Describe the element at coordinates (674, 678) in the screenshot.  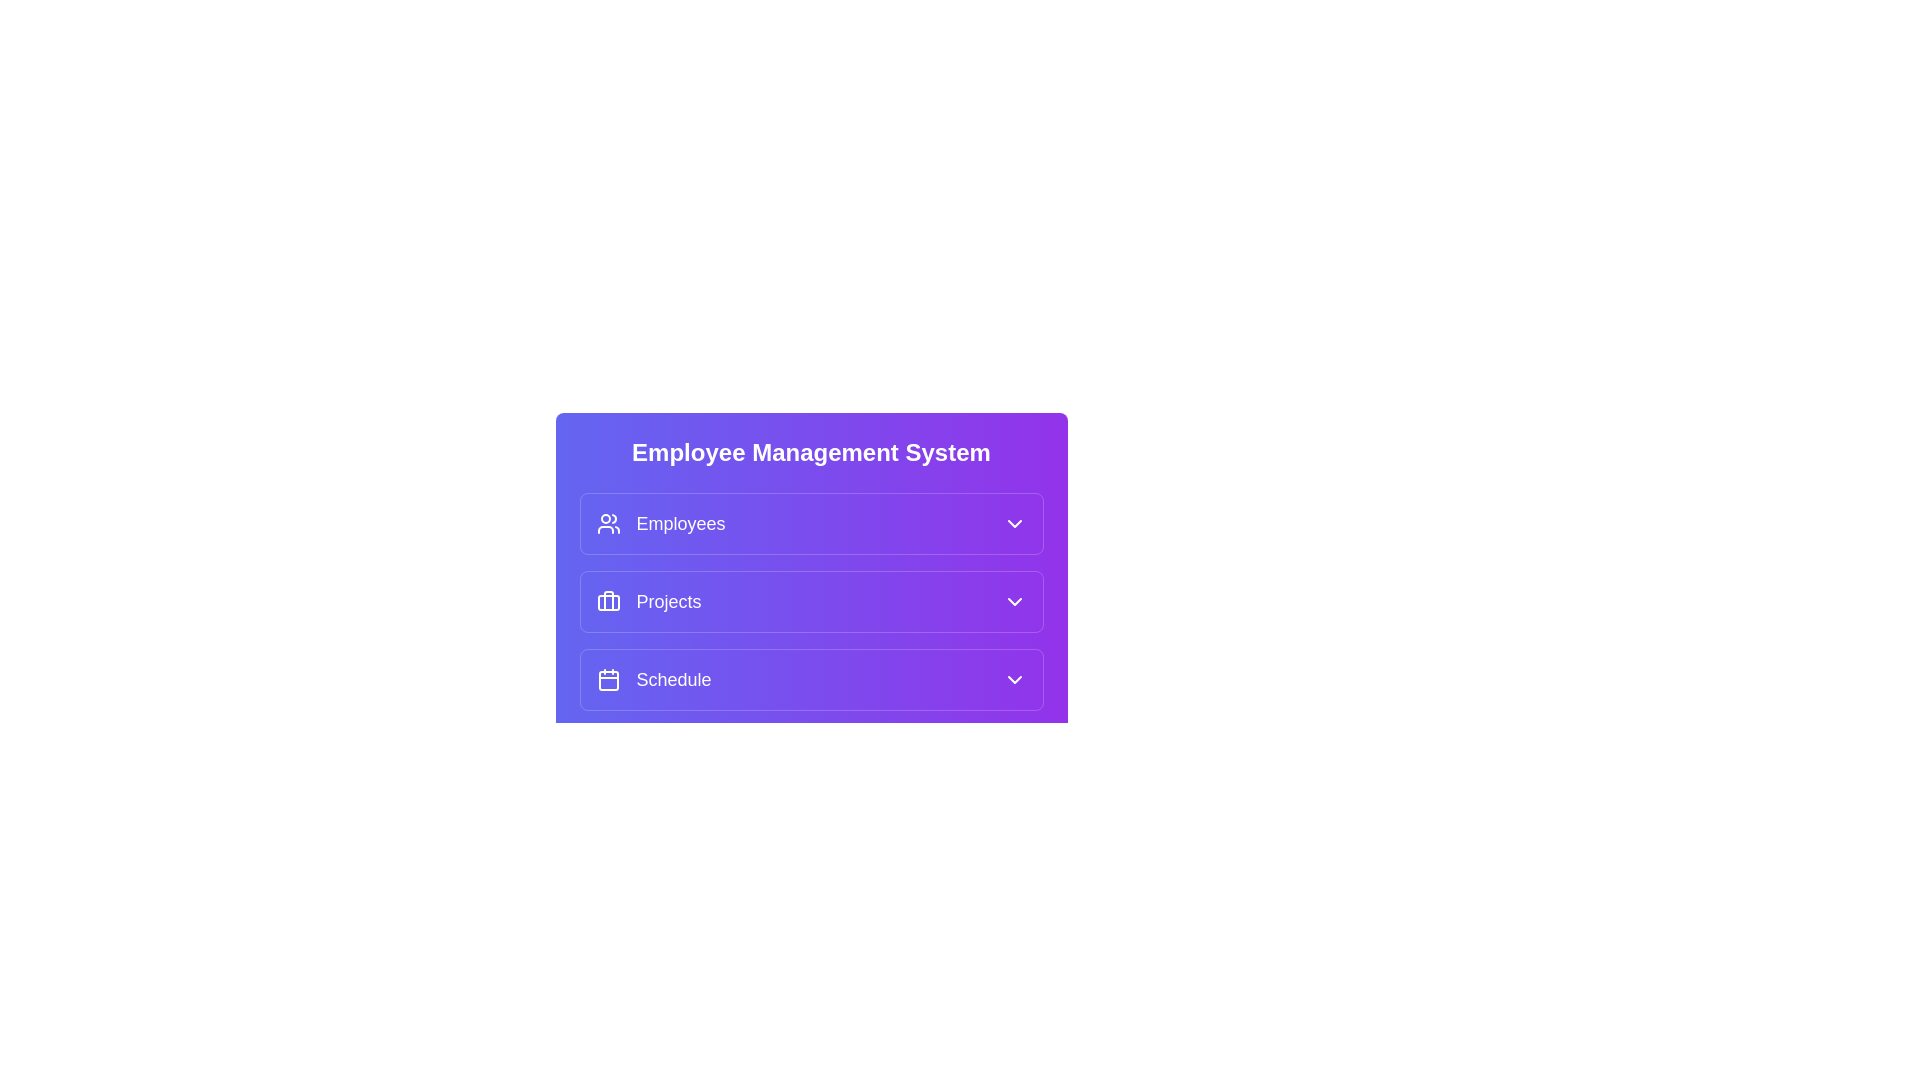
I see `'Schedule' text label located in the vertical menu section of the Employee Management System, which is the third item in the sequence` at that location.